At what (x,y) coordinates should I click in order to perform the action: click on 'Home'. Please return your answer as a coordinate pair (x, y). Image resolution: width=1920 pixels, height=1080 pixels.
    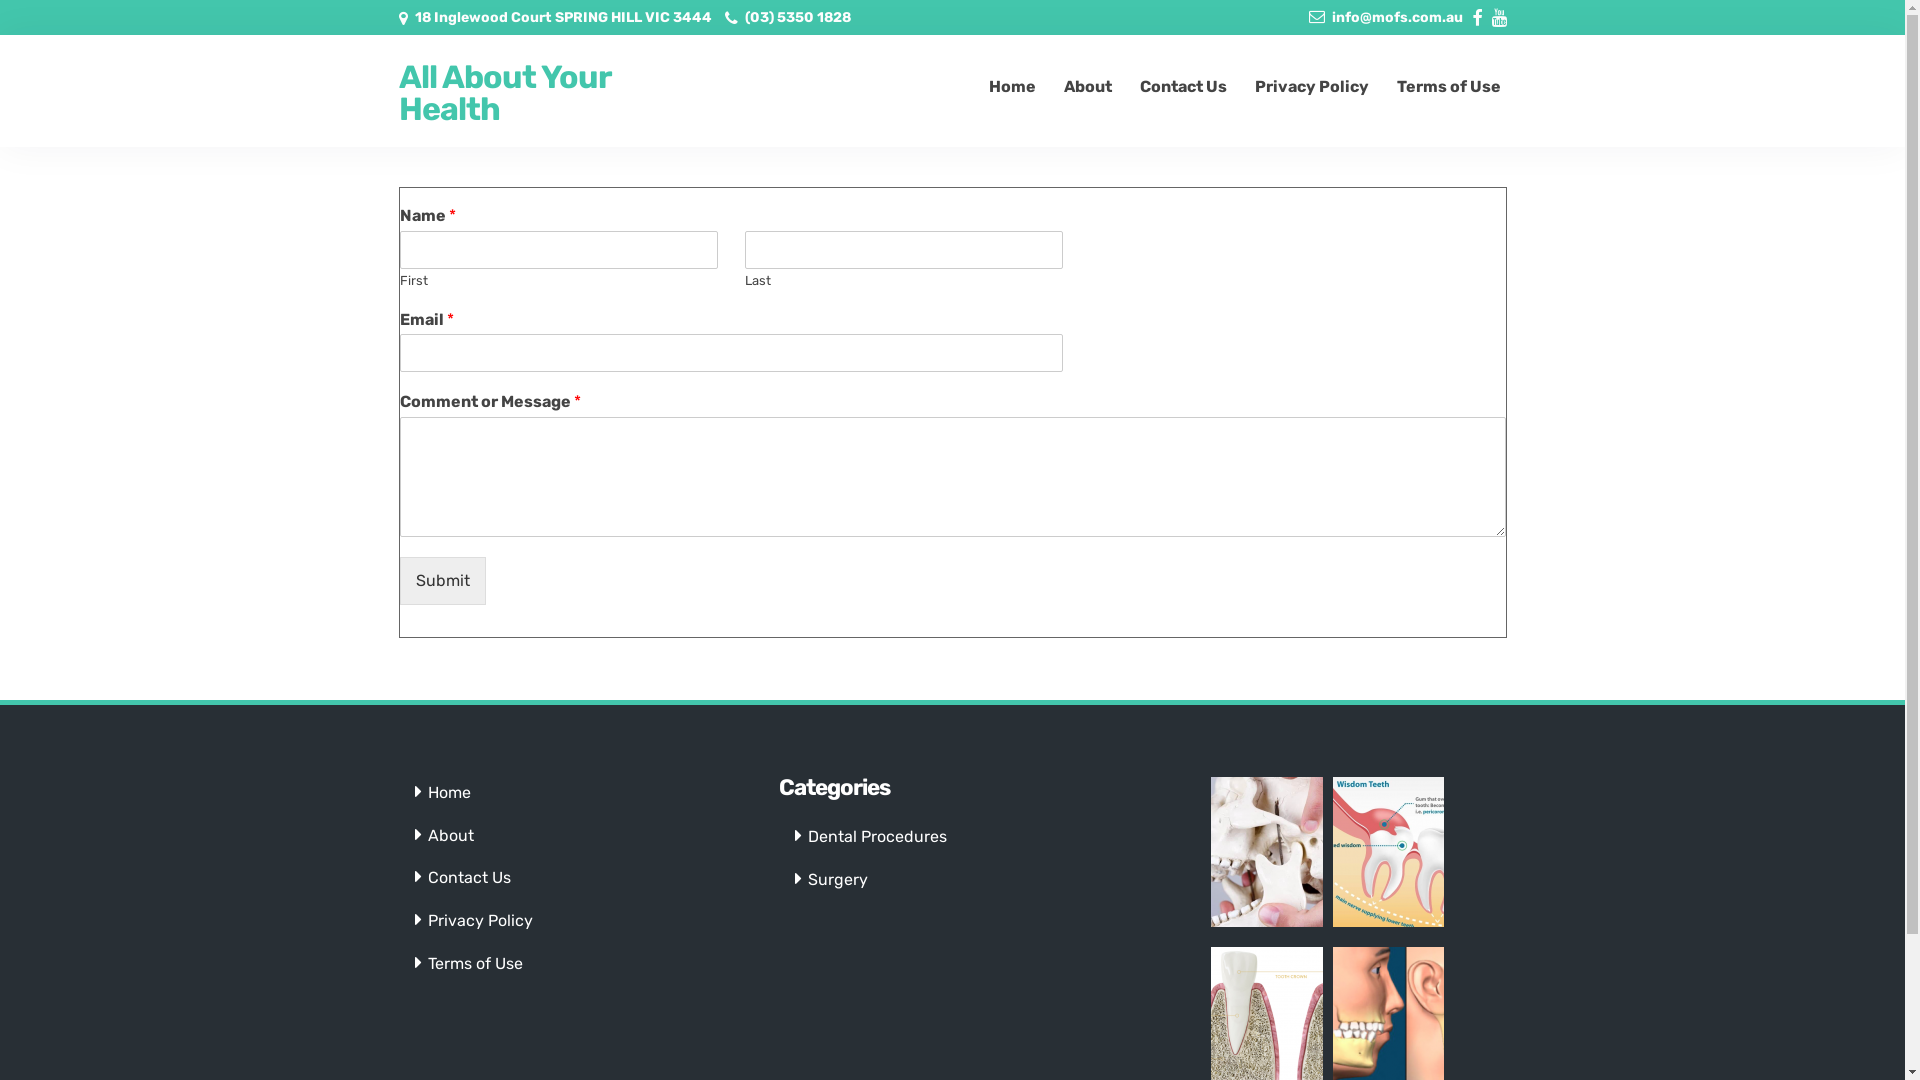
    Looking at the image, I should click on (1011, 86).